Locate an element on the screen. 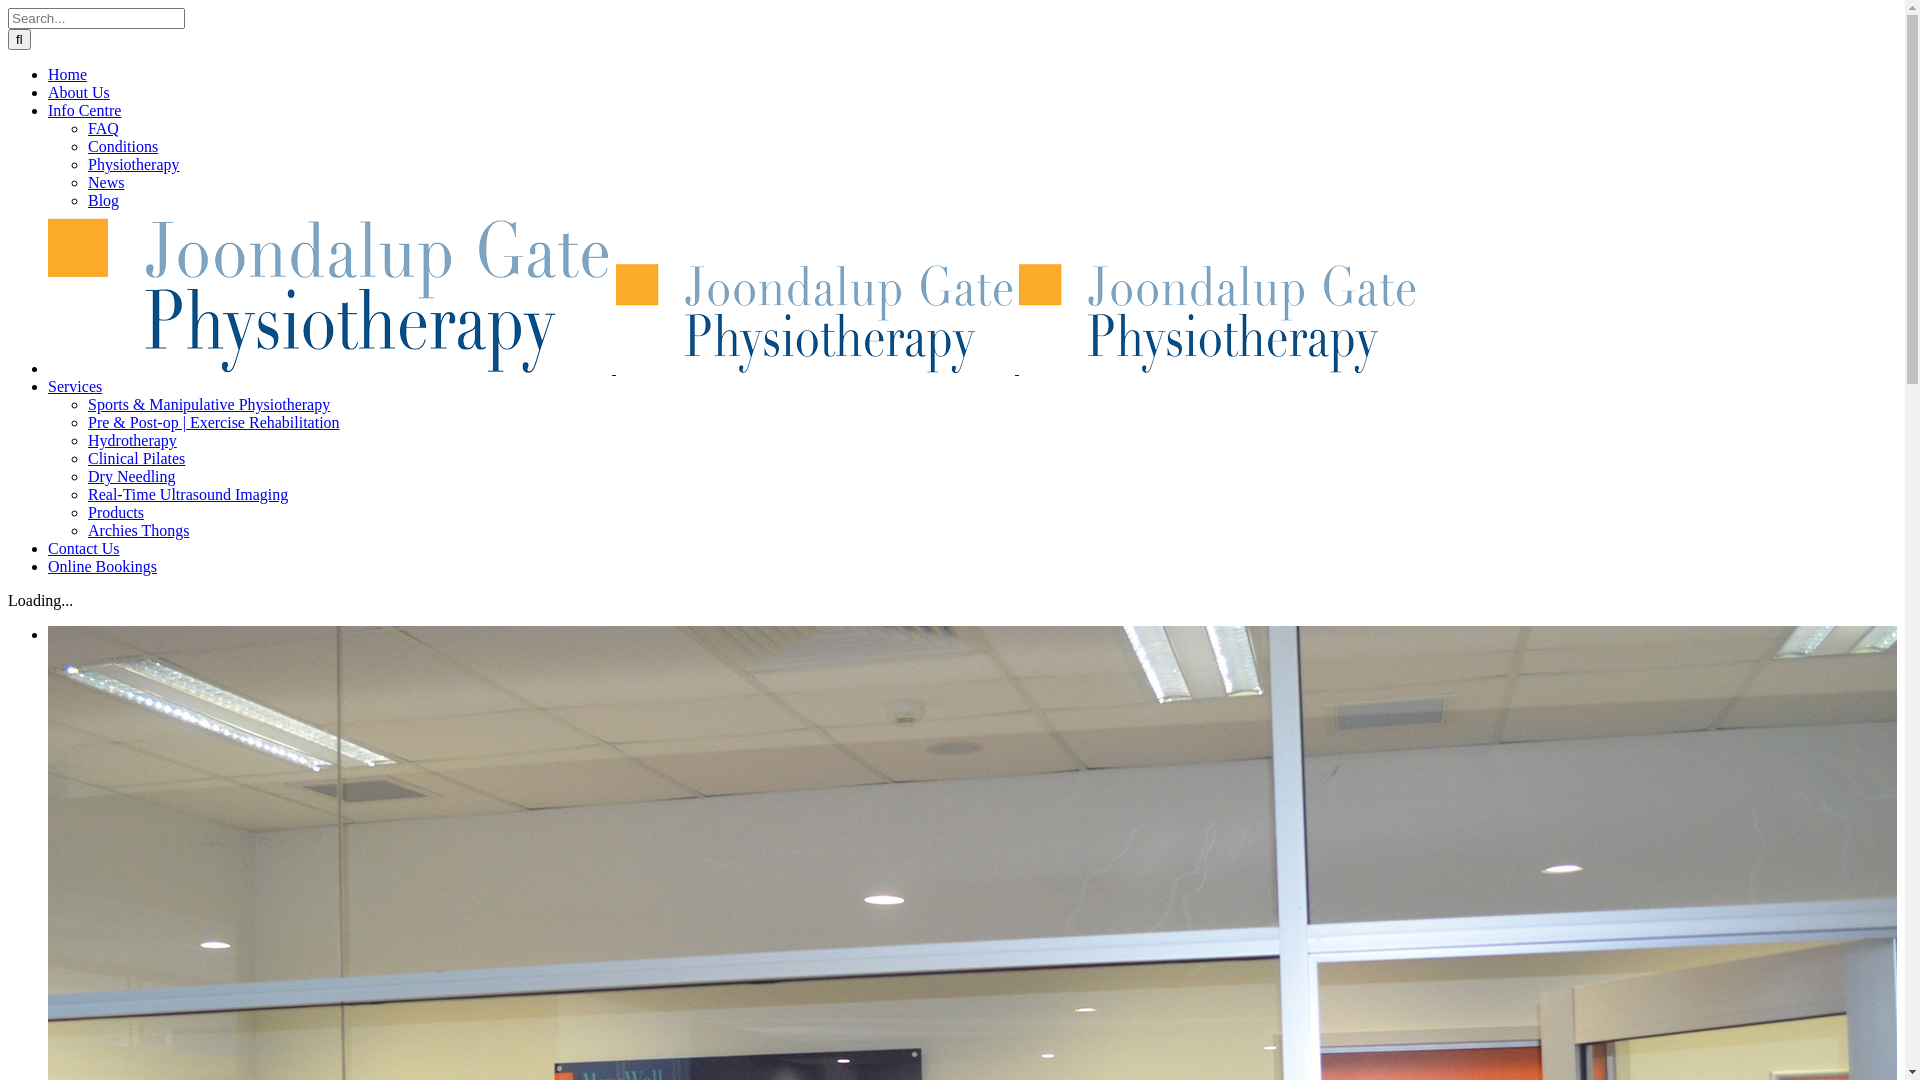  'Conditions' is located at coordinates (122, 145).